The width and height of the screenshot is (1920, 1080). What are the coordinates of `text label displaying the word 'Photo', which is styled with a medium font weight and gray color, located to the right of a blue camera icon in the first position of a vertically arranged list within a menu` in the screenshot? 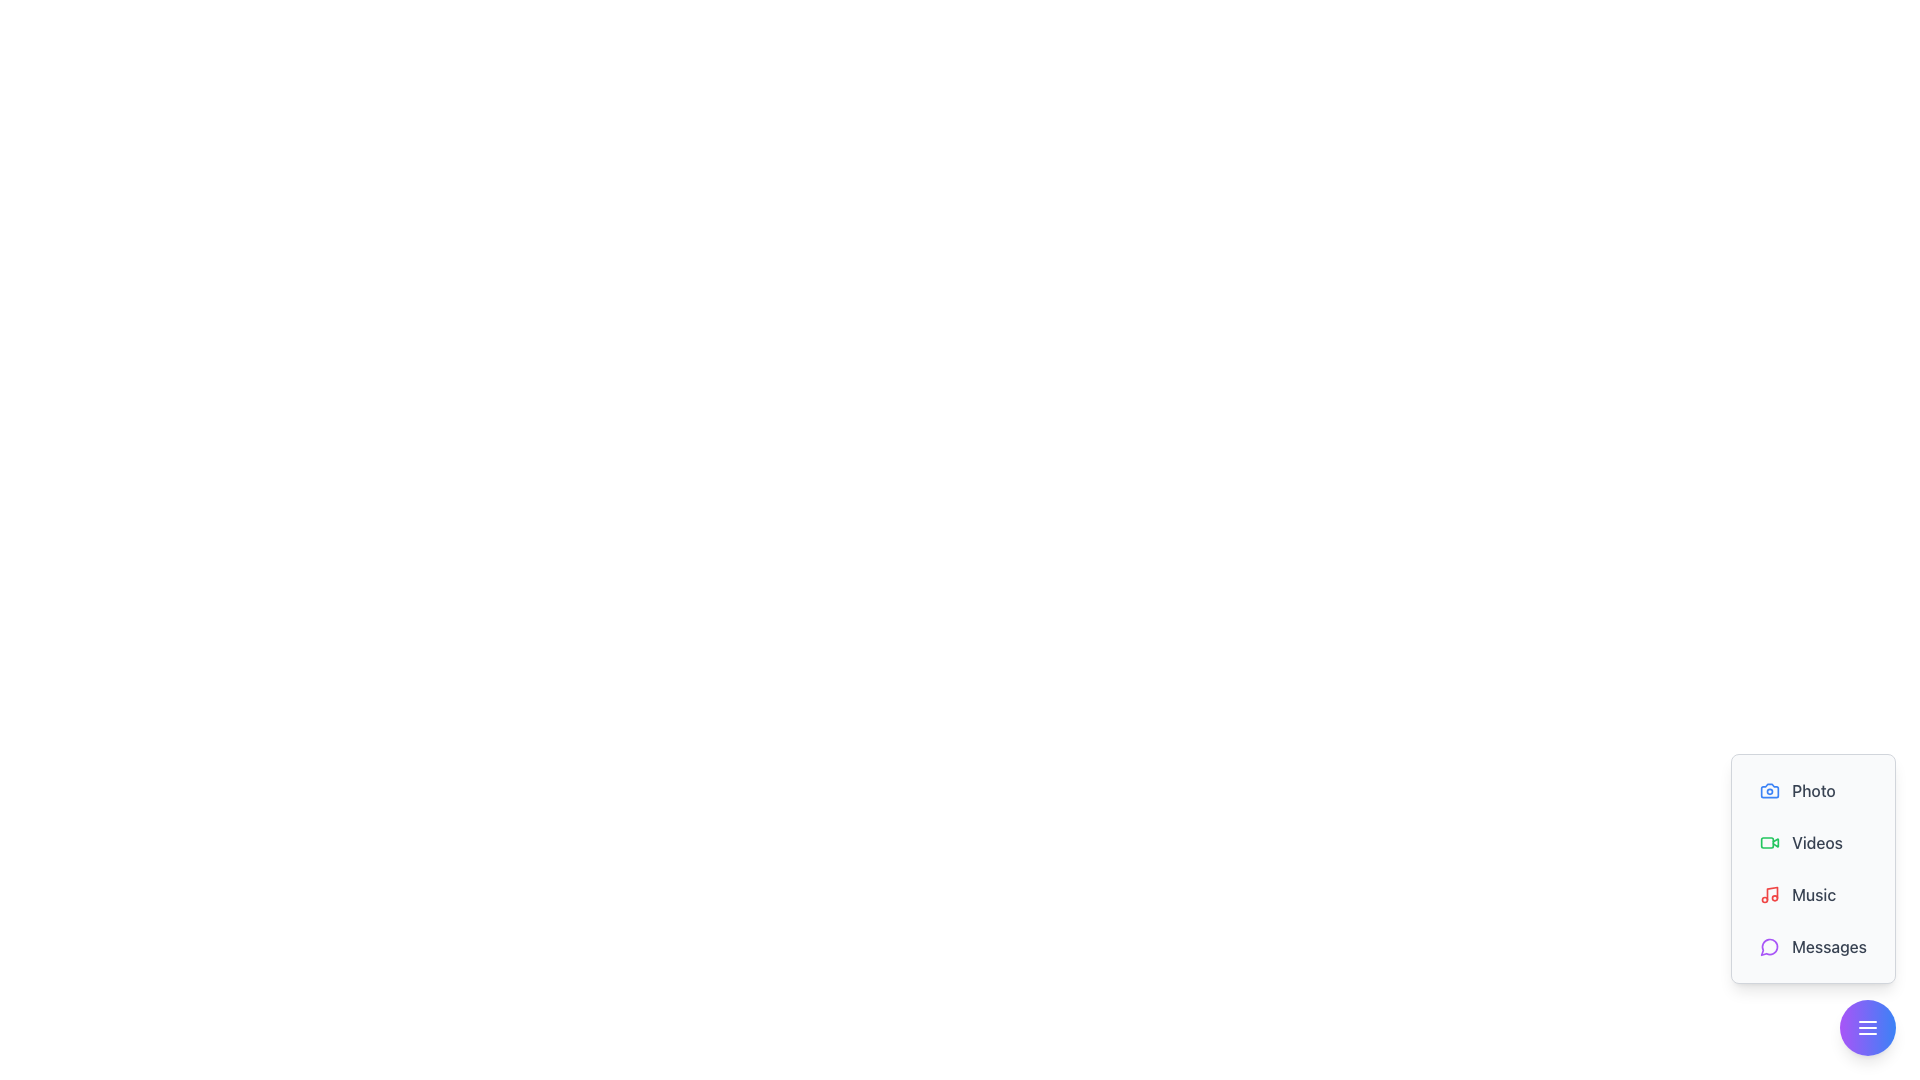 It's located at (1814, 789).